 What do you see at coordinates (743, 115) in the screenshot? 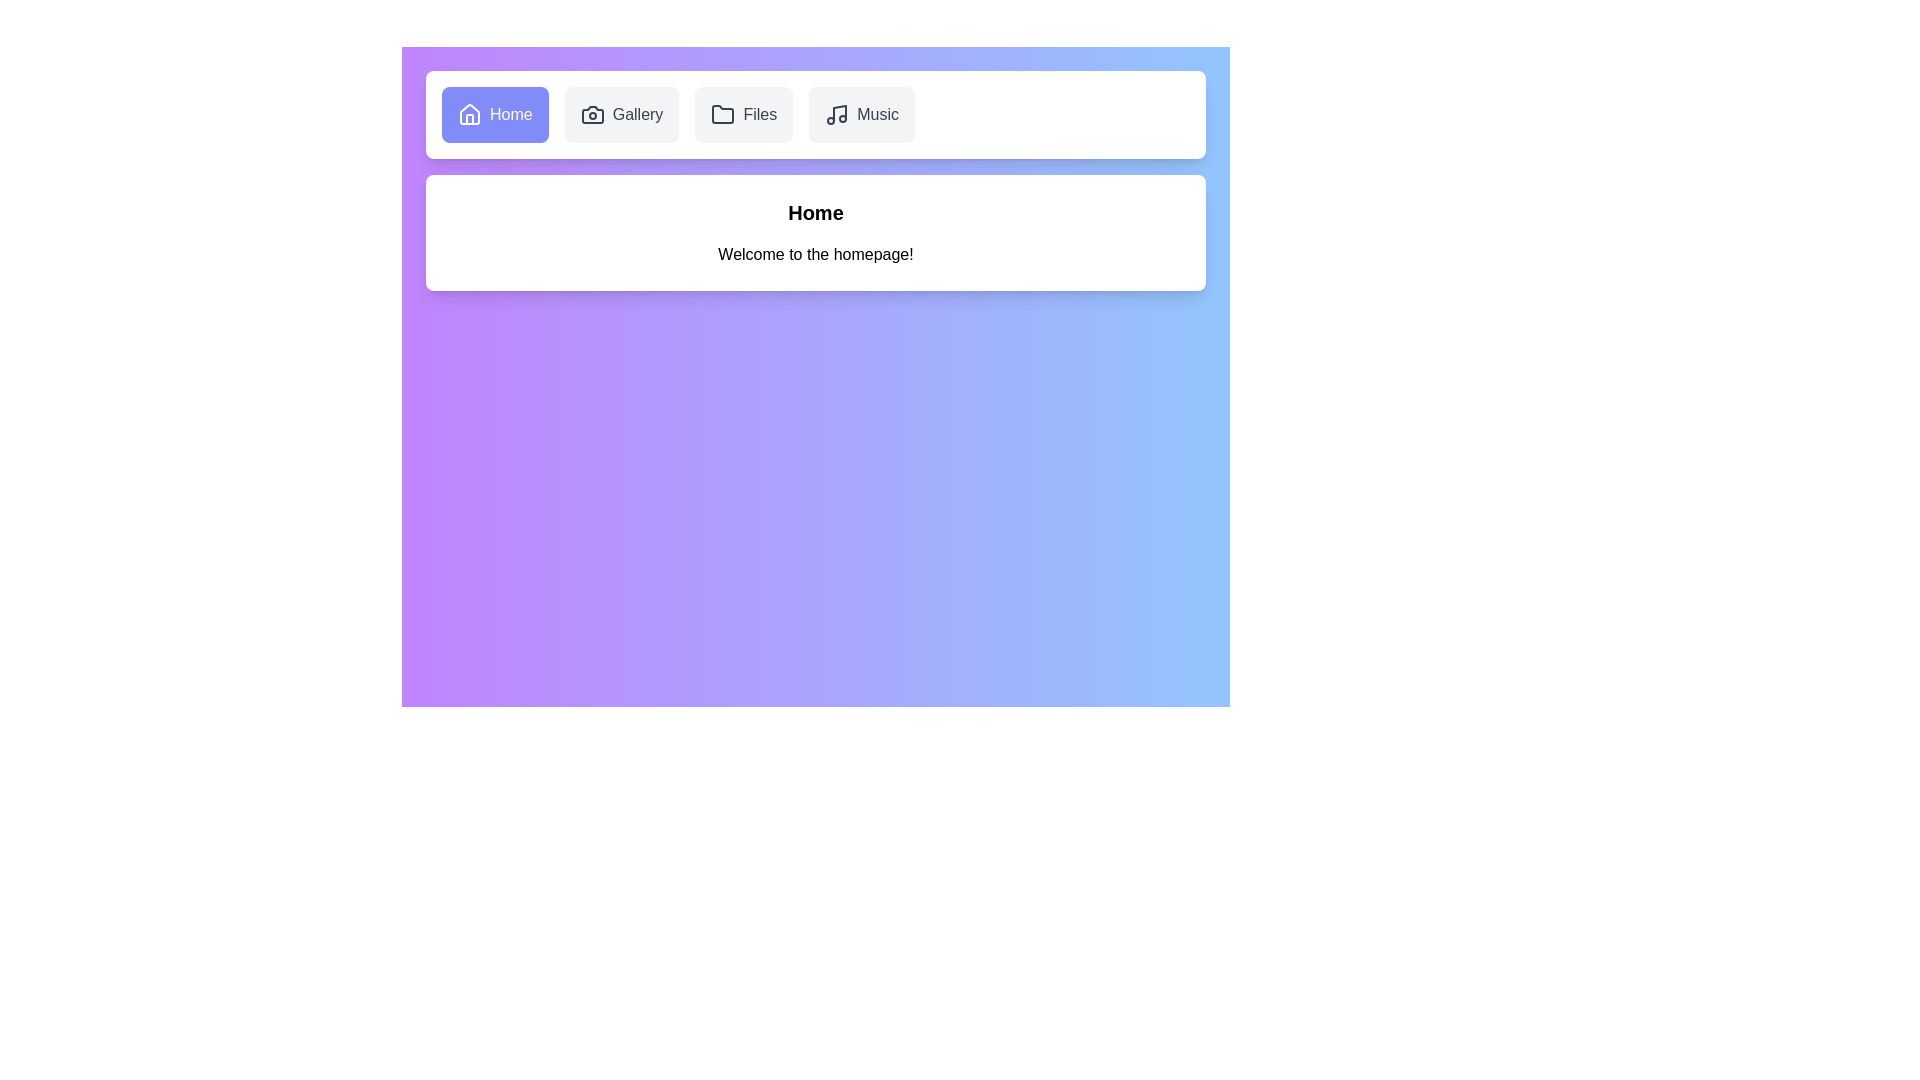
I see `the tab labeled Files` at bounding box center [743, 115].